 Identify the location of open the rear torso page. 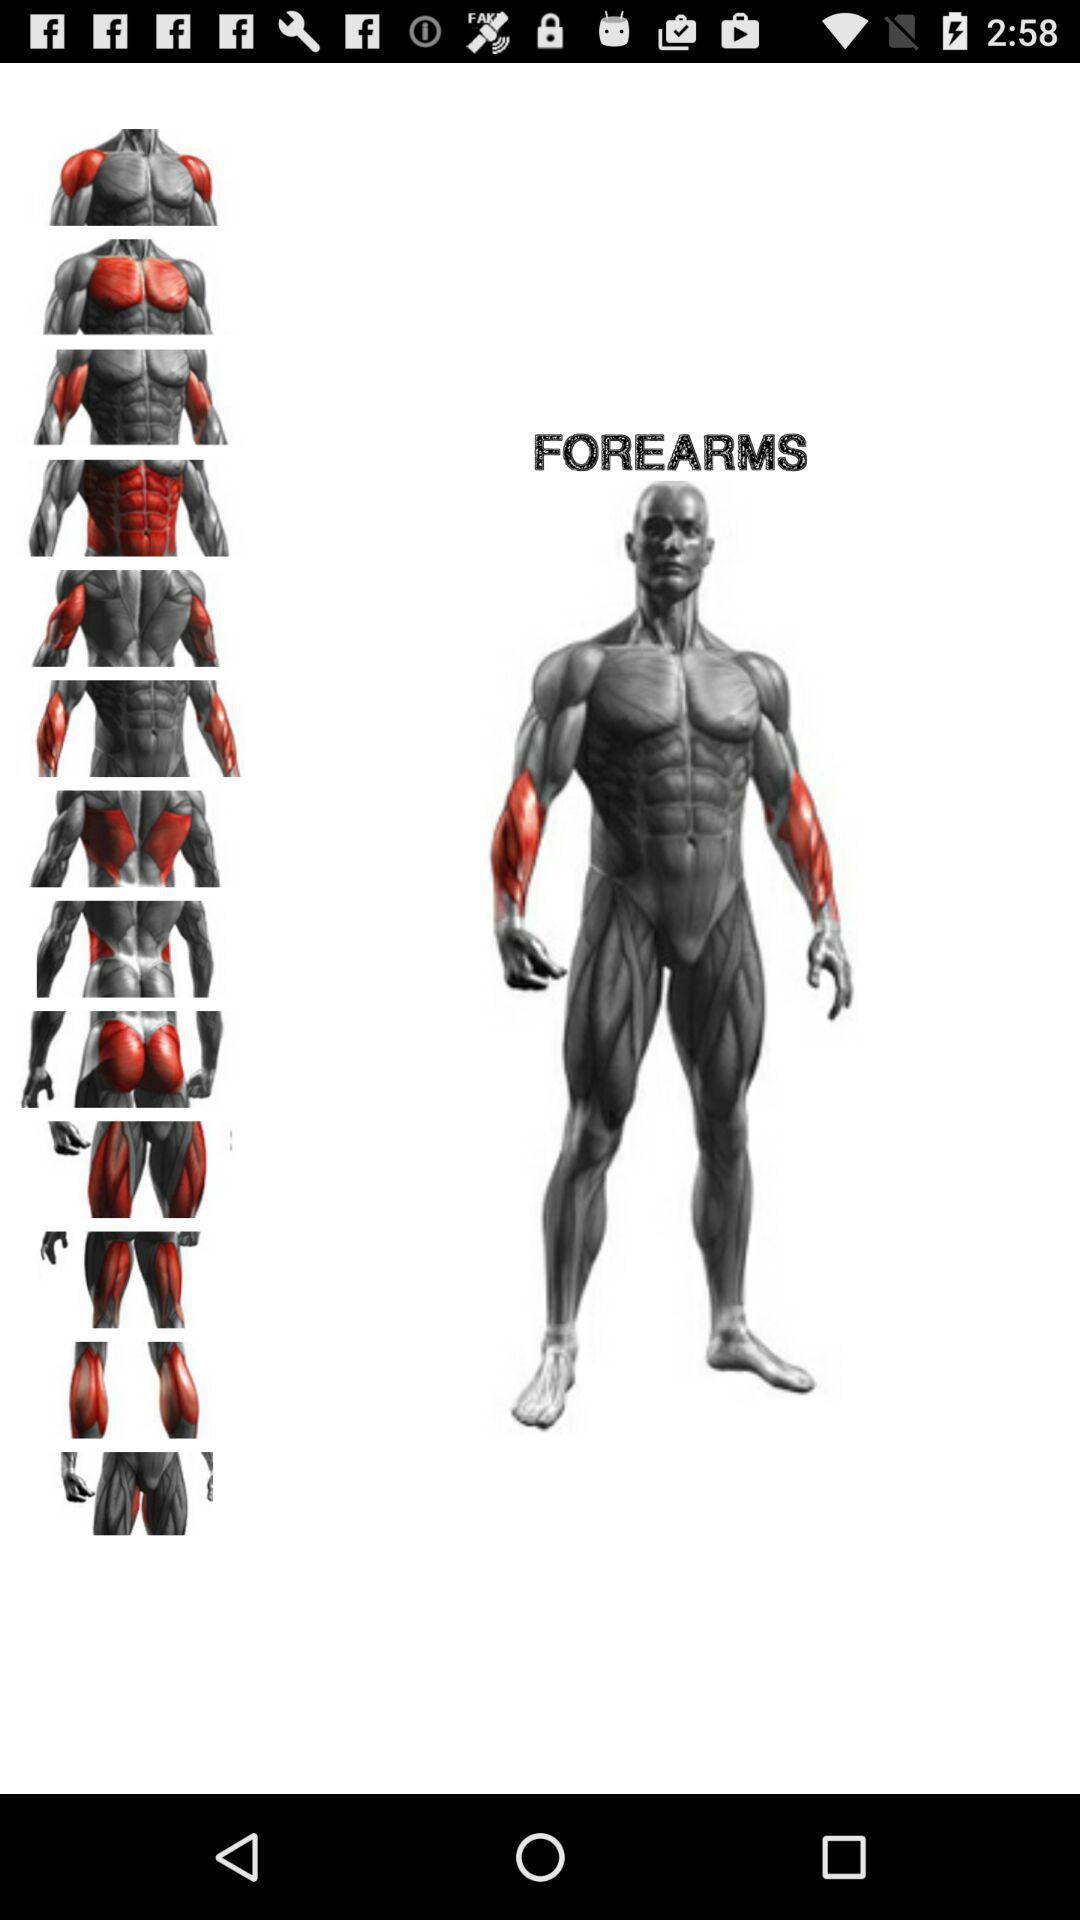
(131, 941).